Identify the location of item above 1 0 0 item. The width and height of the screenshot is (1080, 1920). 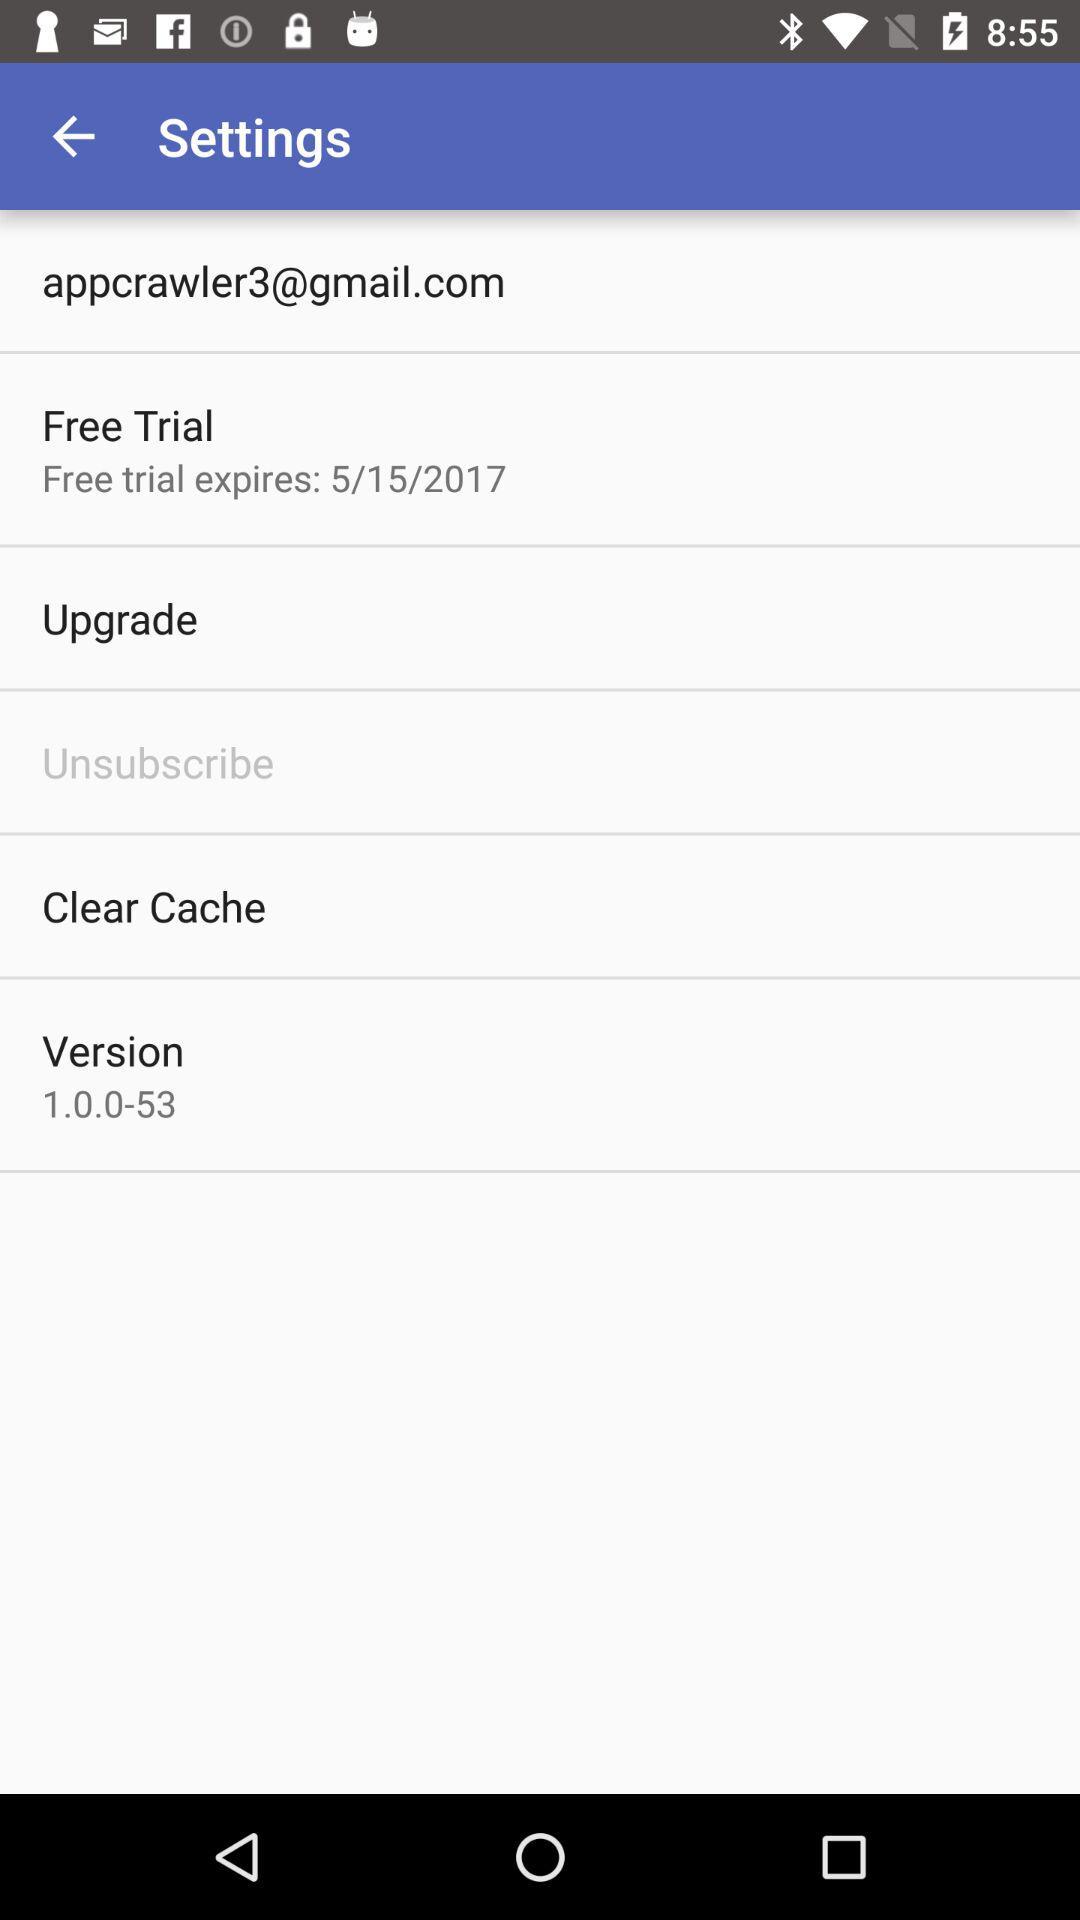
(113, 1049).